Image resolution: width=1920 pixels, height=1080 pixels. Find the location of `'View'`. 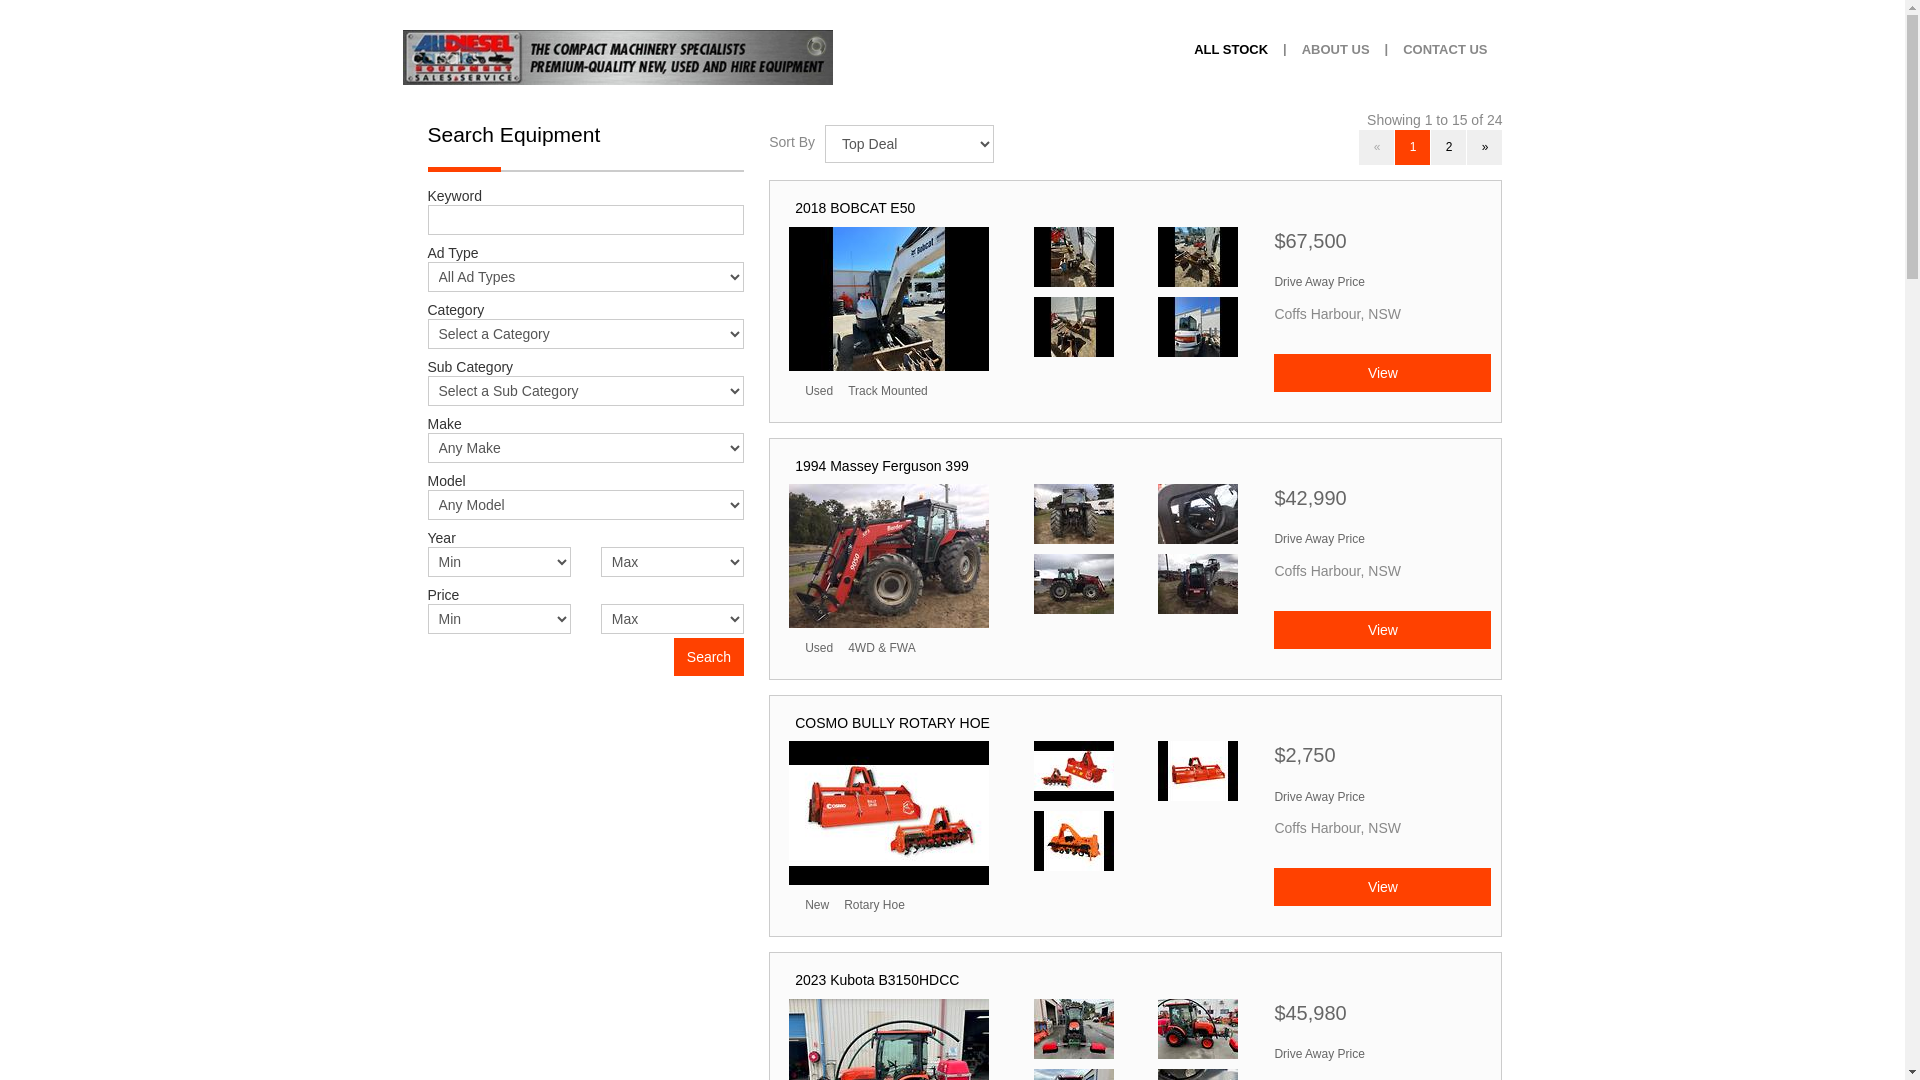

'View' is located at coordinates (1381, 373).